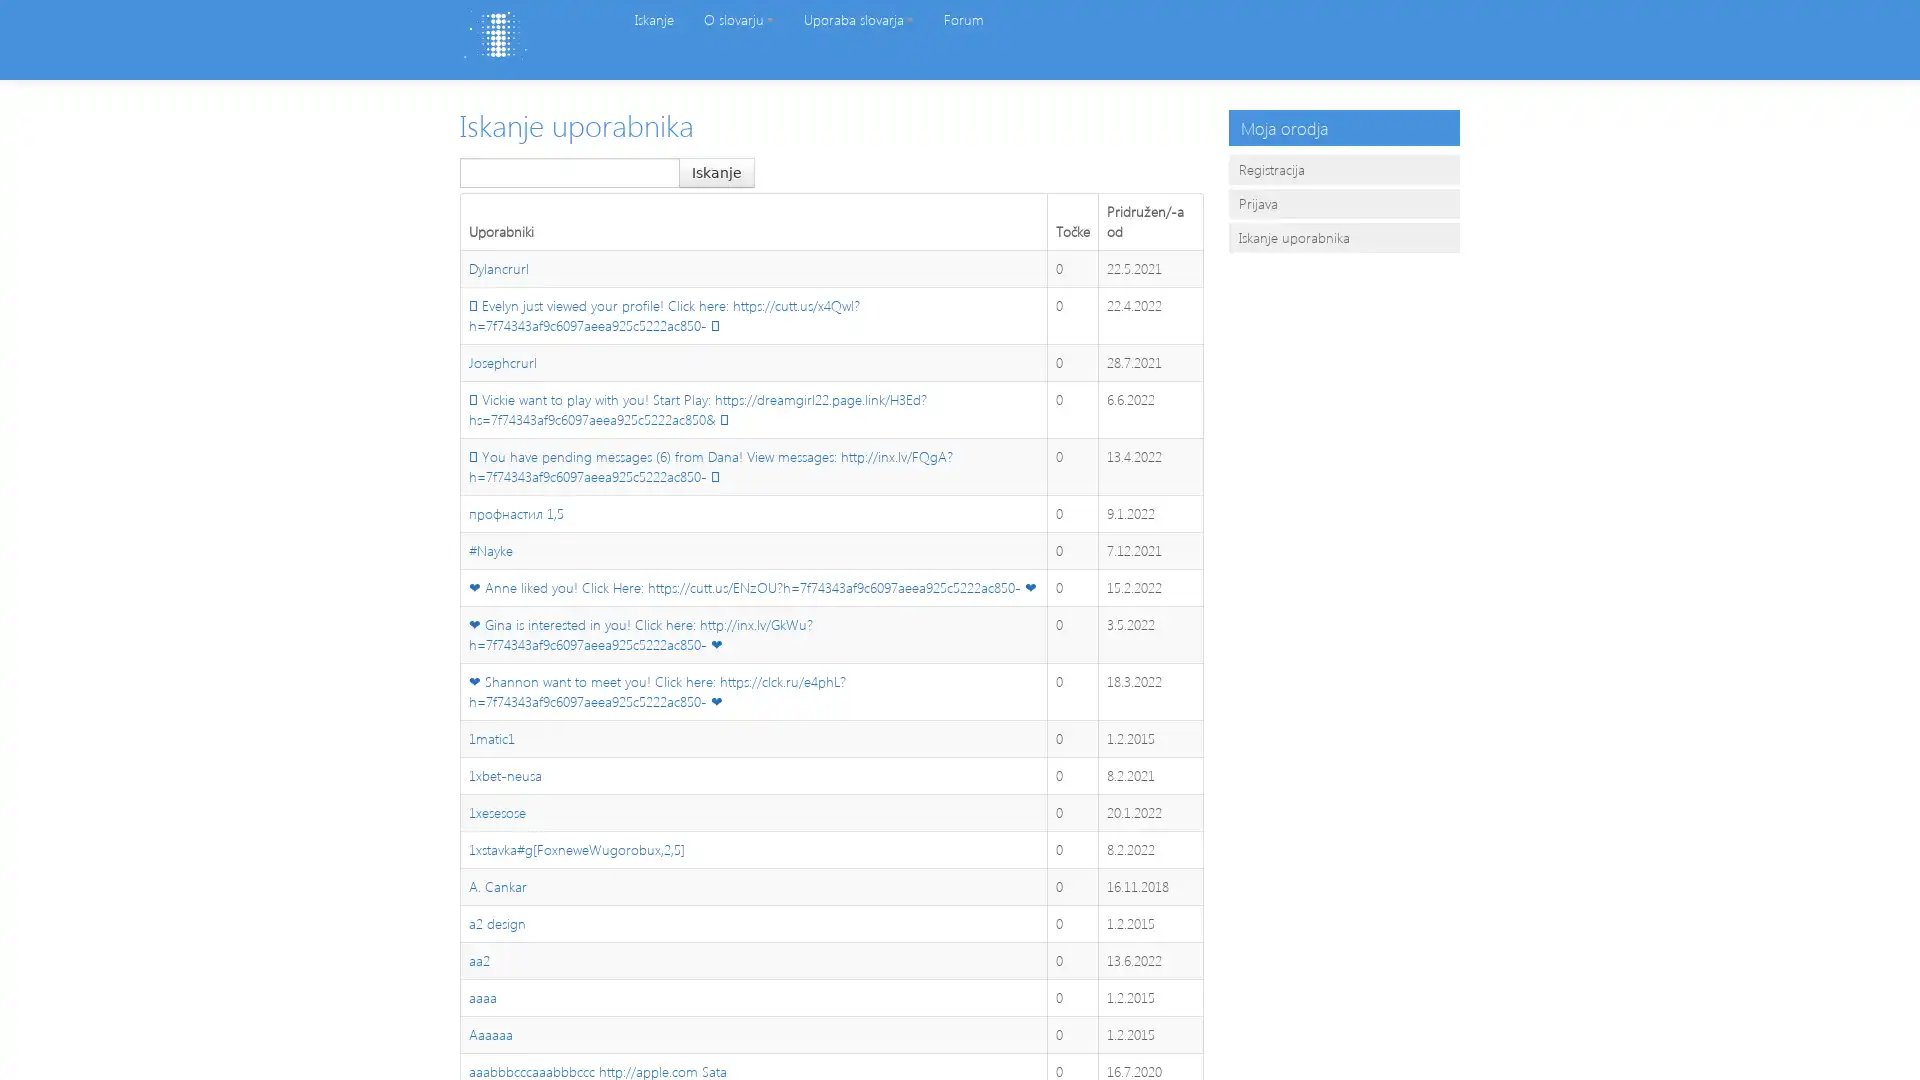 The image size is (1920, 1080). What do you see at coordinates (716, 172) in the screenshot?
I see `Iskanje` at bounding box center [716, 172].